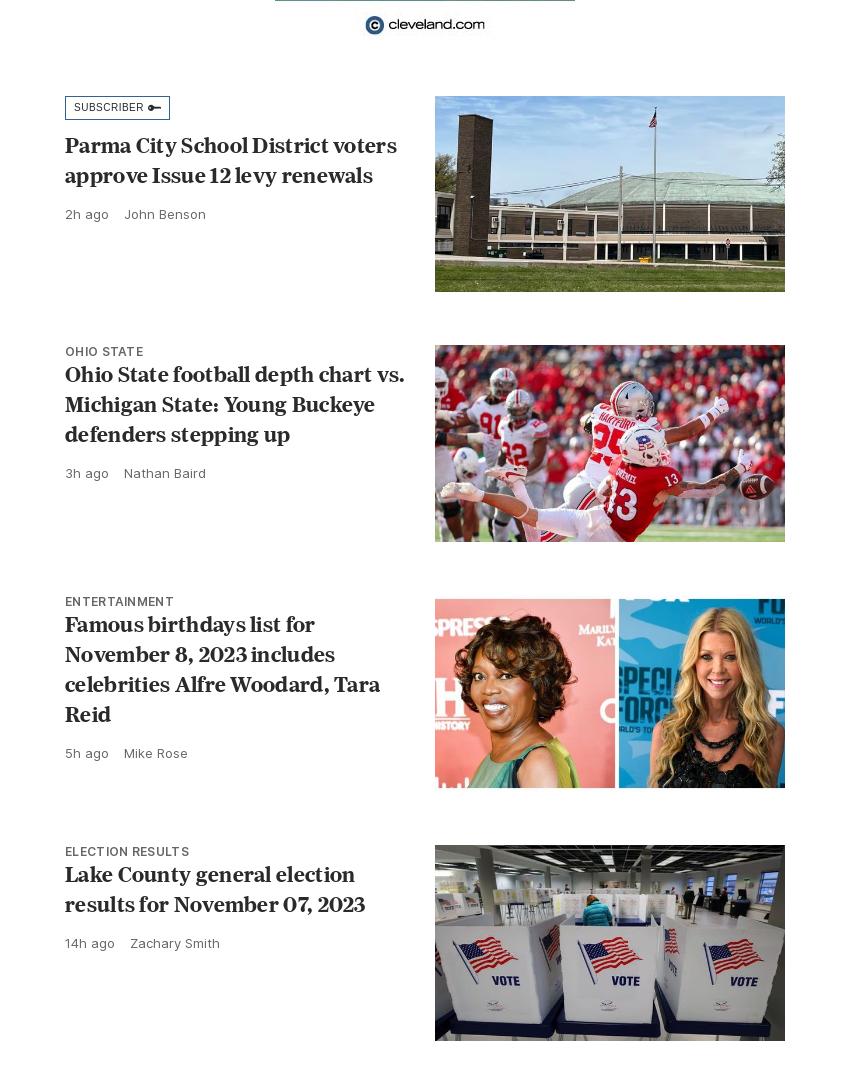 The height and width of the screenshot is (1069, 850). What do you see at coordinates (164, 213) in the screenshot?
I see `'John Benson'` at bounding box center [164, 213].